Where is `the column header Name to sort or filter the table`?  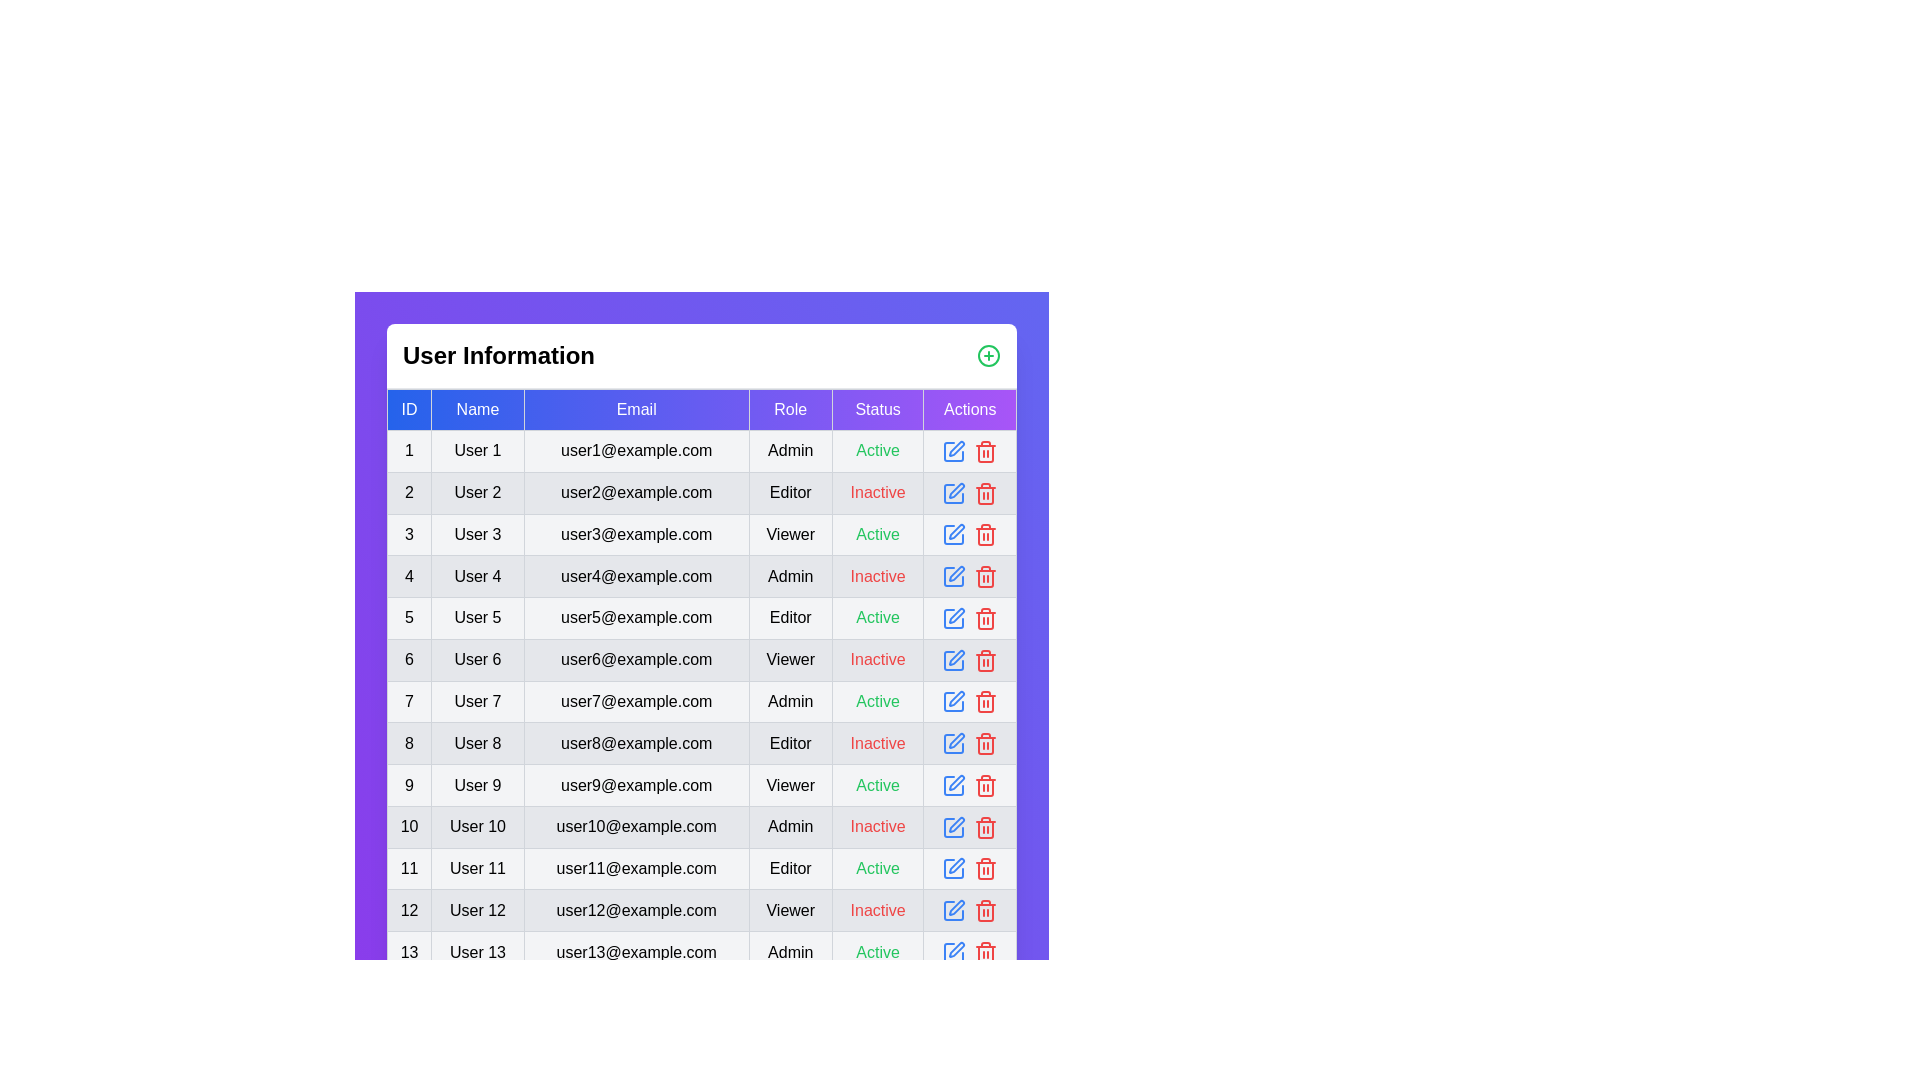 the column header Name to sort or filter the table is located at coordinates (476, 408).